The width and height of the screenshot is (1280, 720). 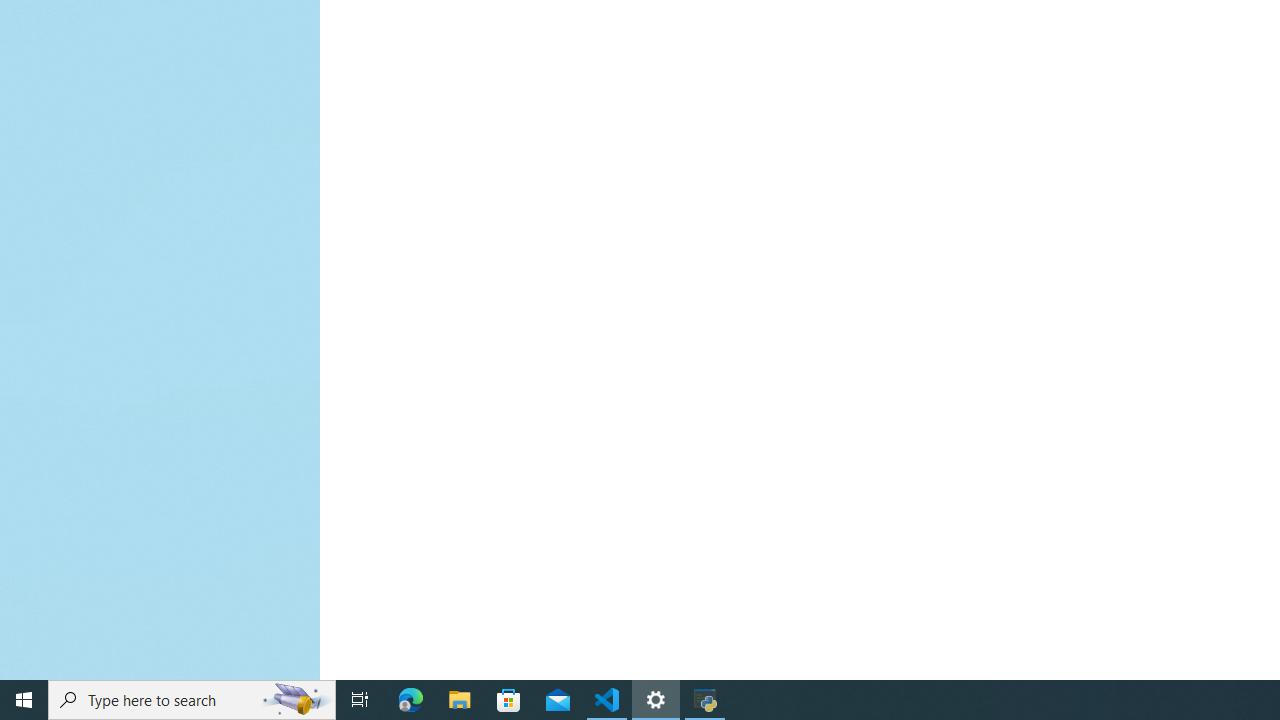 I want to click on 'Start', so click(x=24, y=698).